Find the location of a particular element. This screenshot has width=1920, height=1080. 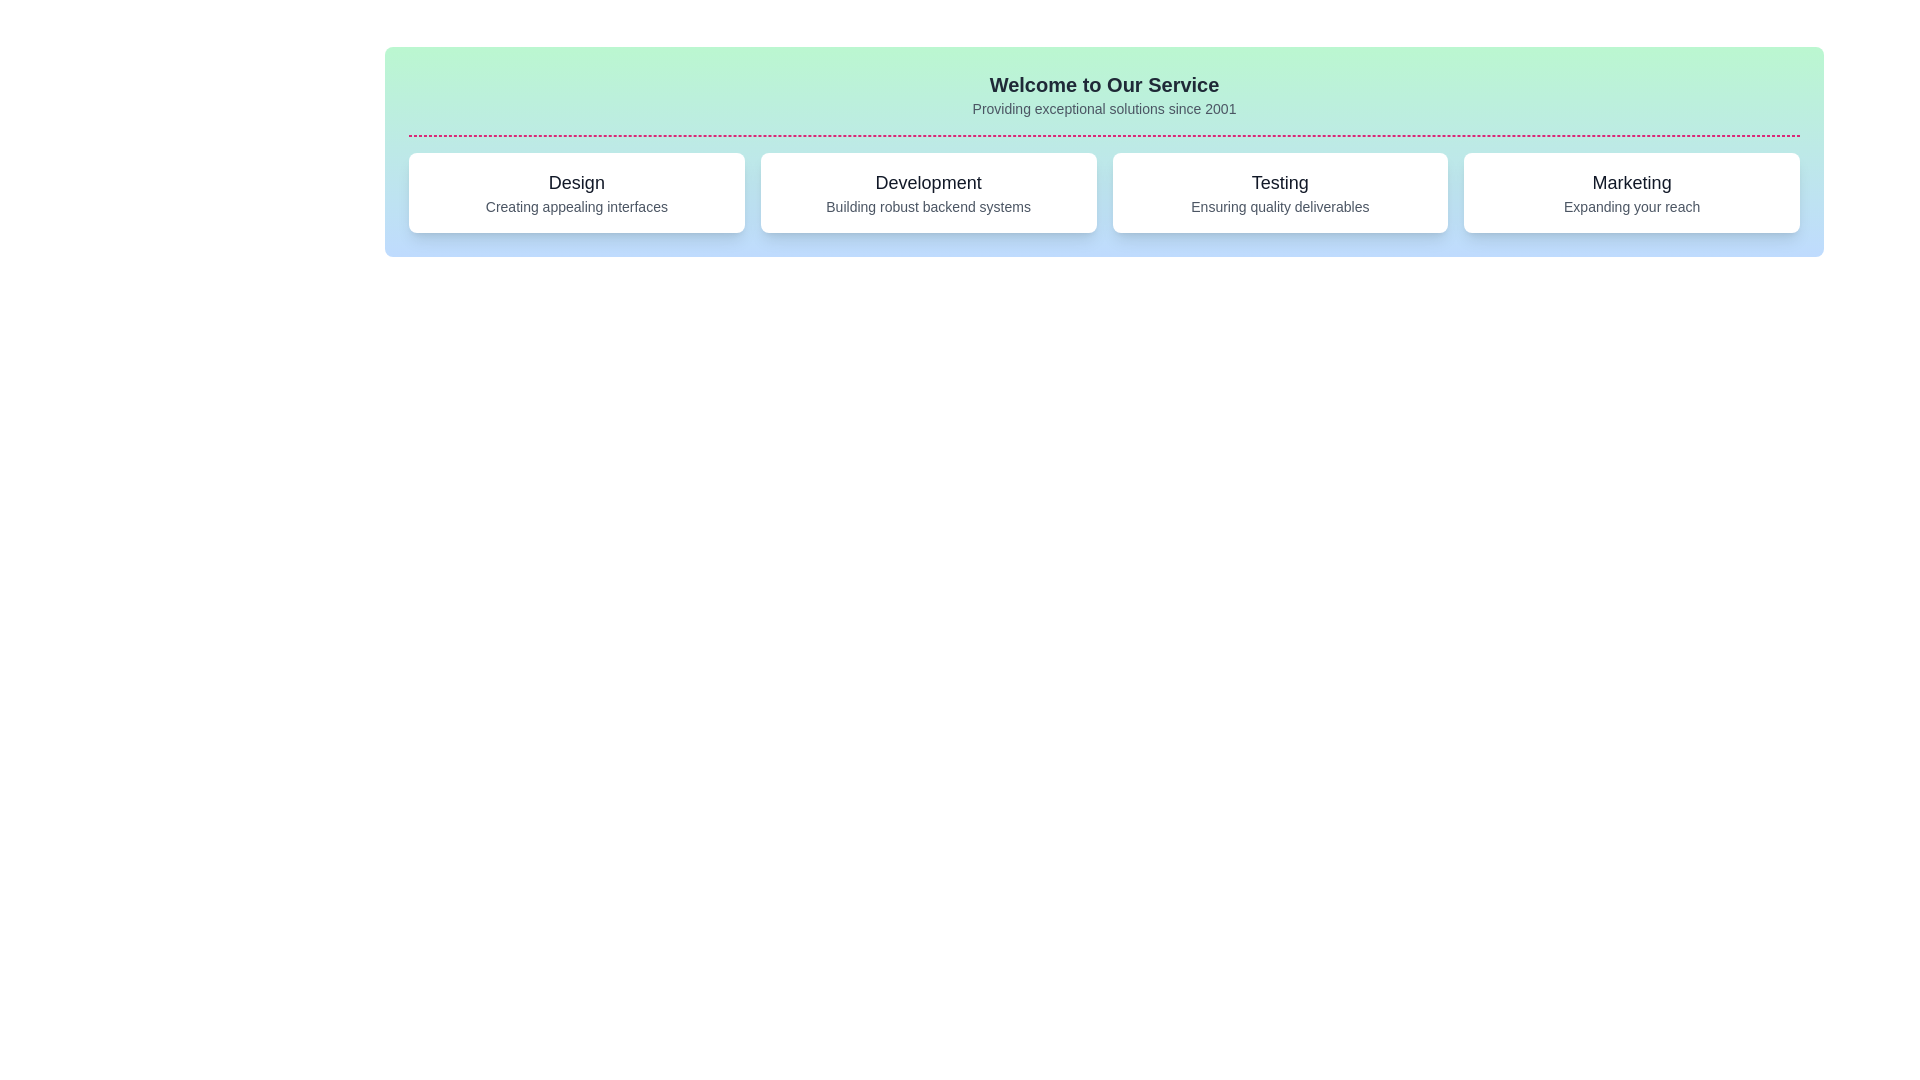

the Text label located below the title 'Design' within the first card of the horizontal row of cards is located at coordinates (575, 207).